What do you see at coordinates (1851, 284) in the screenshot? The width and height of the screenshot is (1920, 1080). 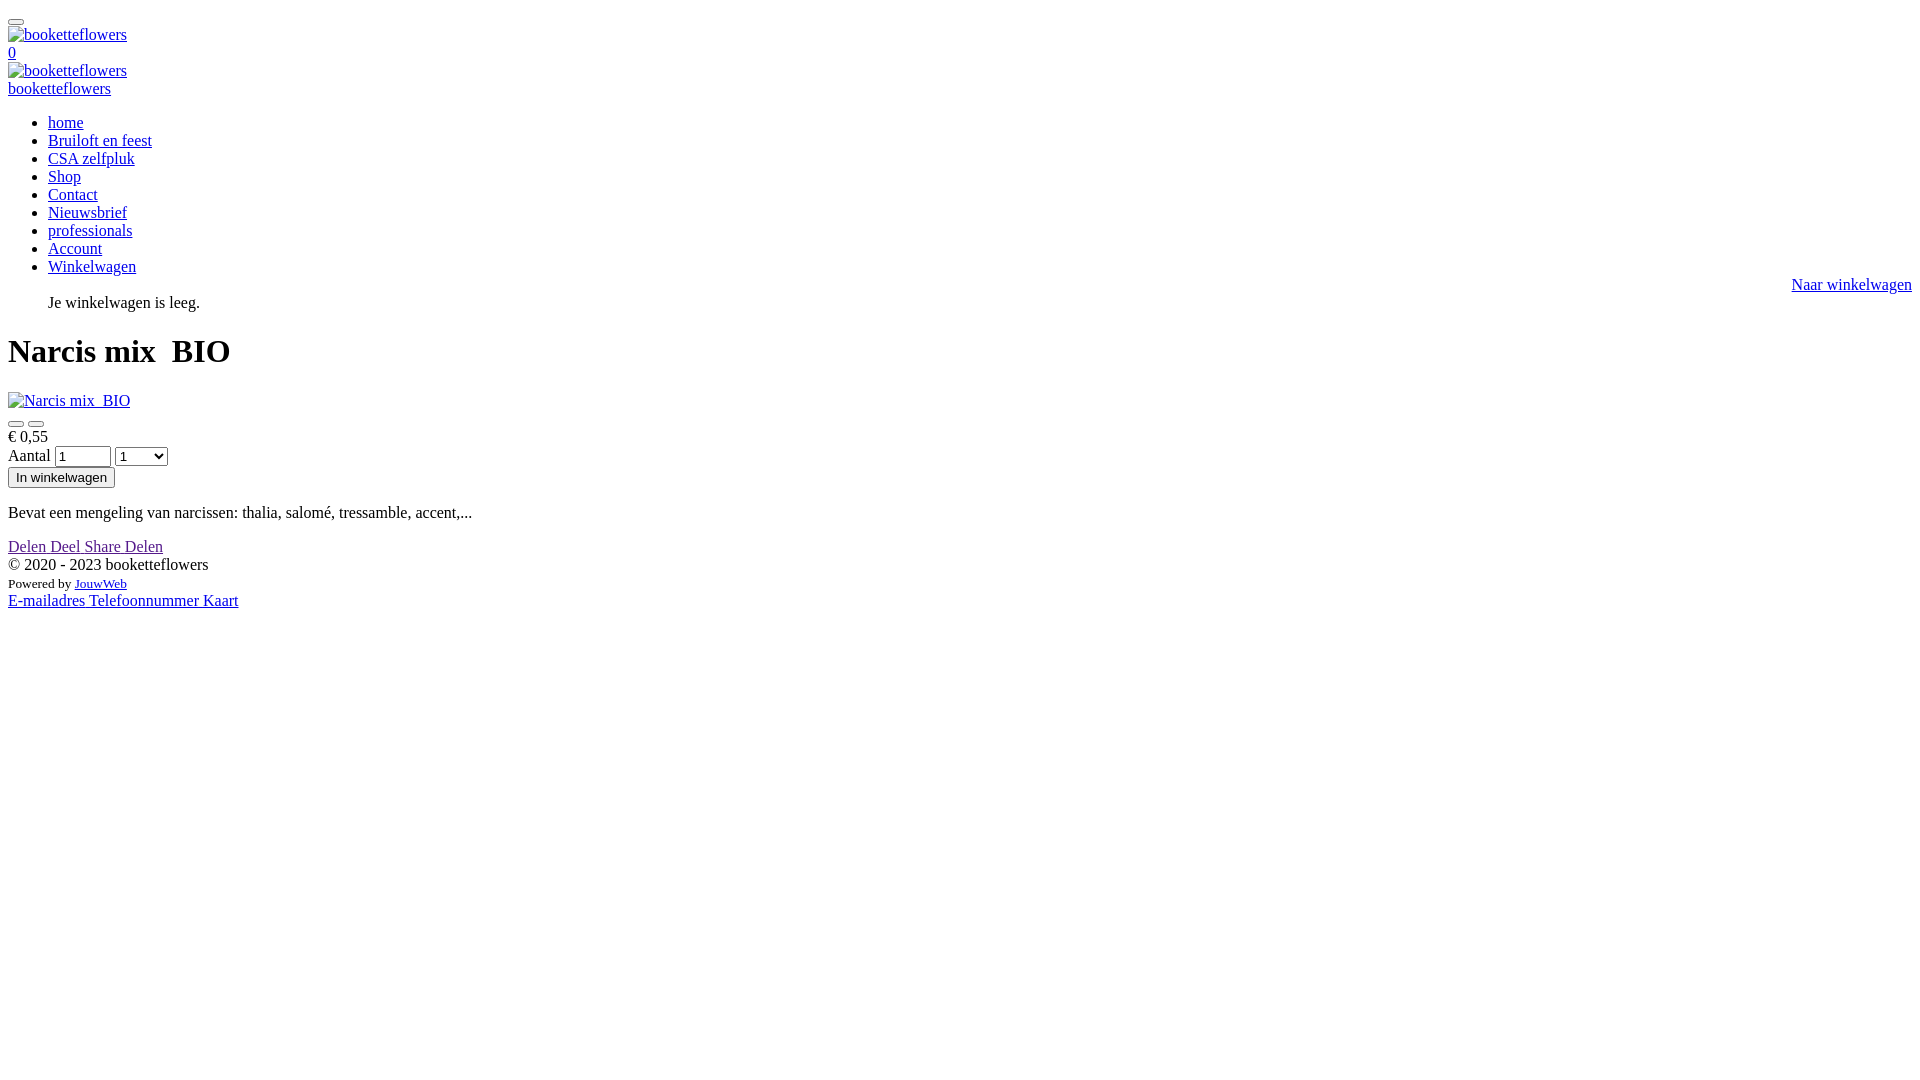 I see `'Naar winkelwagen'` at bounding box center [1851, 284].